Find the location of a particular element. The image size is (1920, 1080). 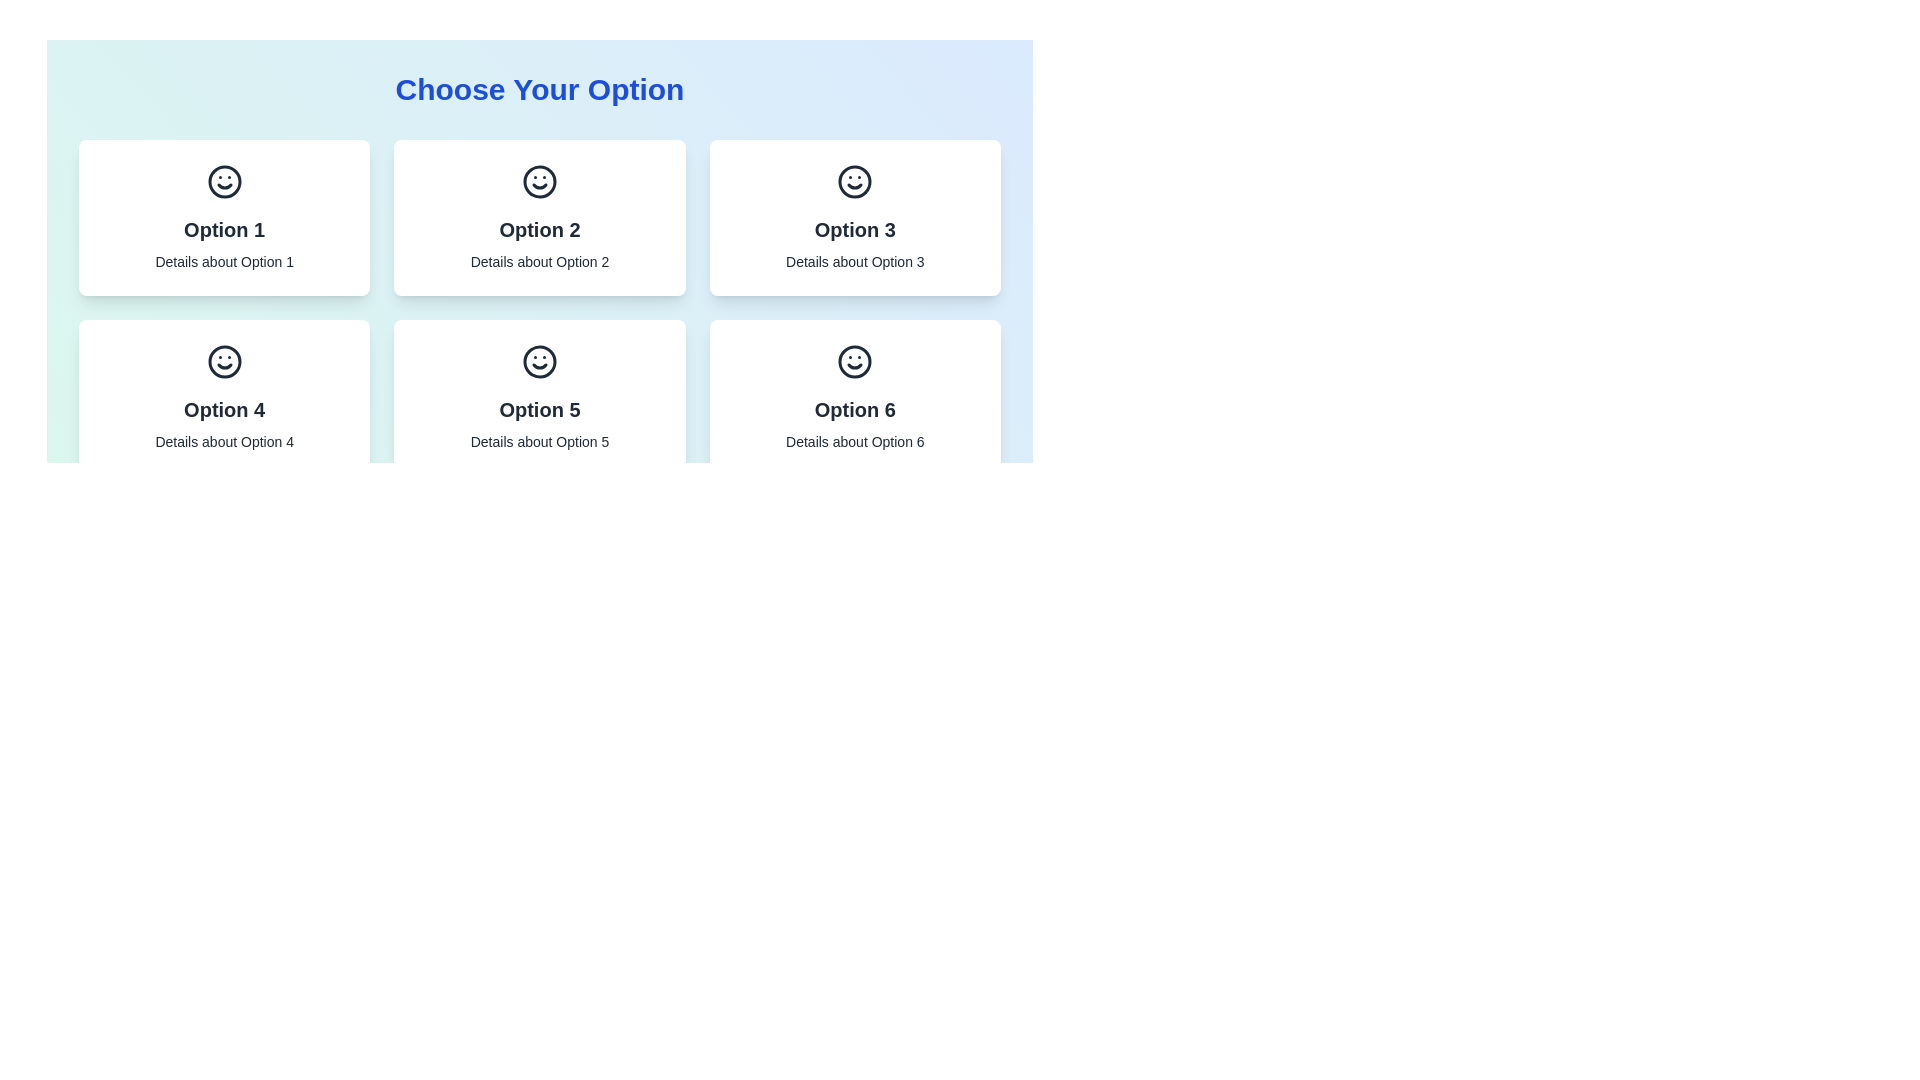

the graphical icon styled as a circular outline with a smiley face located in the lower row, middle column of the grid layout under the card labeled 'Option 5' is located at coordinates (539, 362).